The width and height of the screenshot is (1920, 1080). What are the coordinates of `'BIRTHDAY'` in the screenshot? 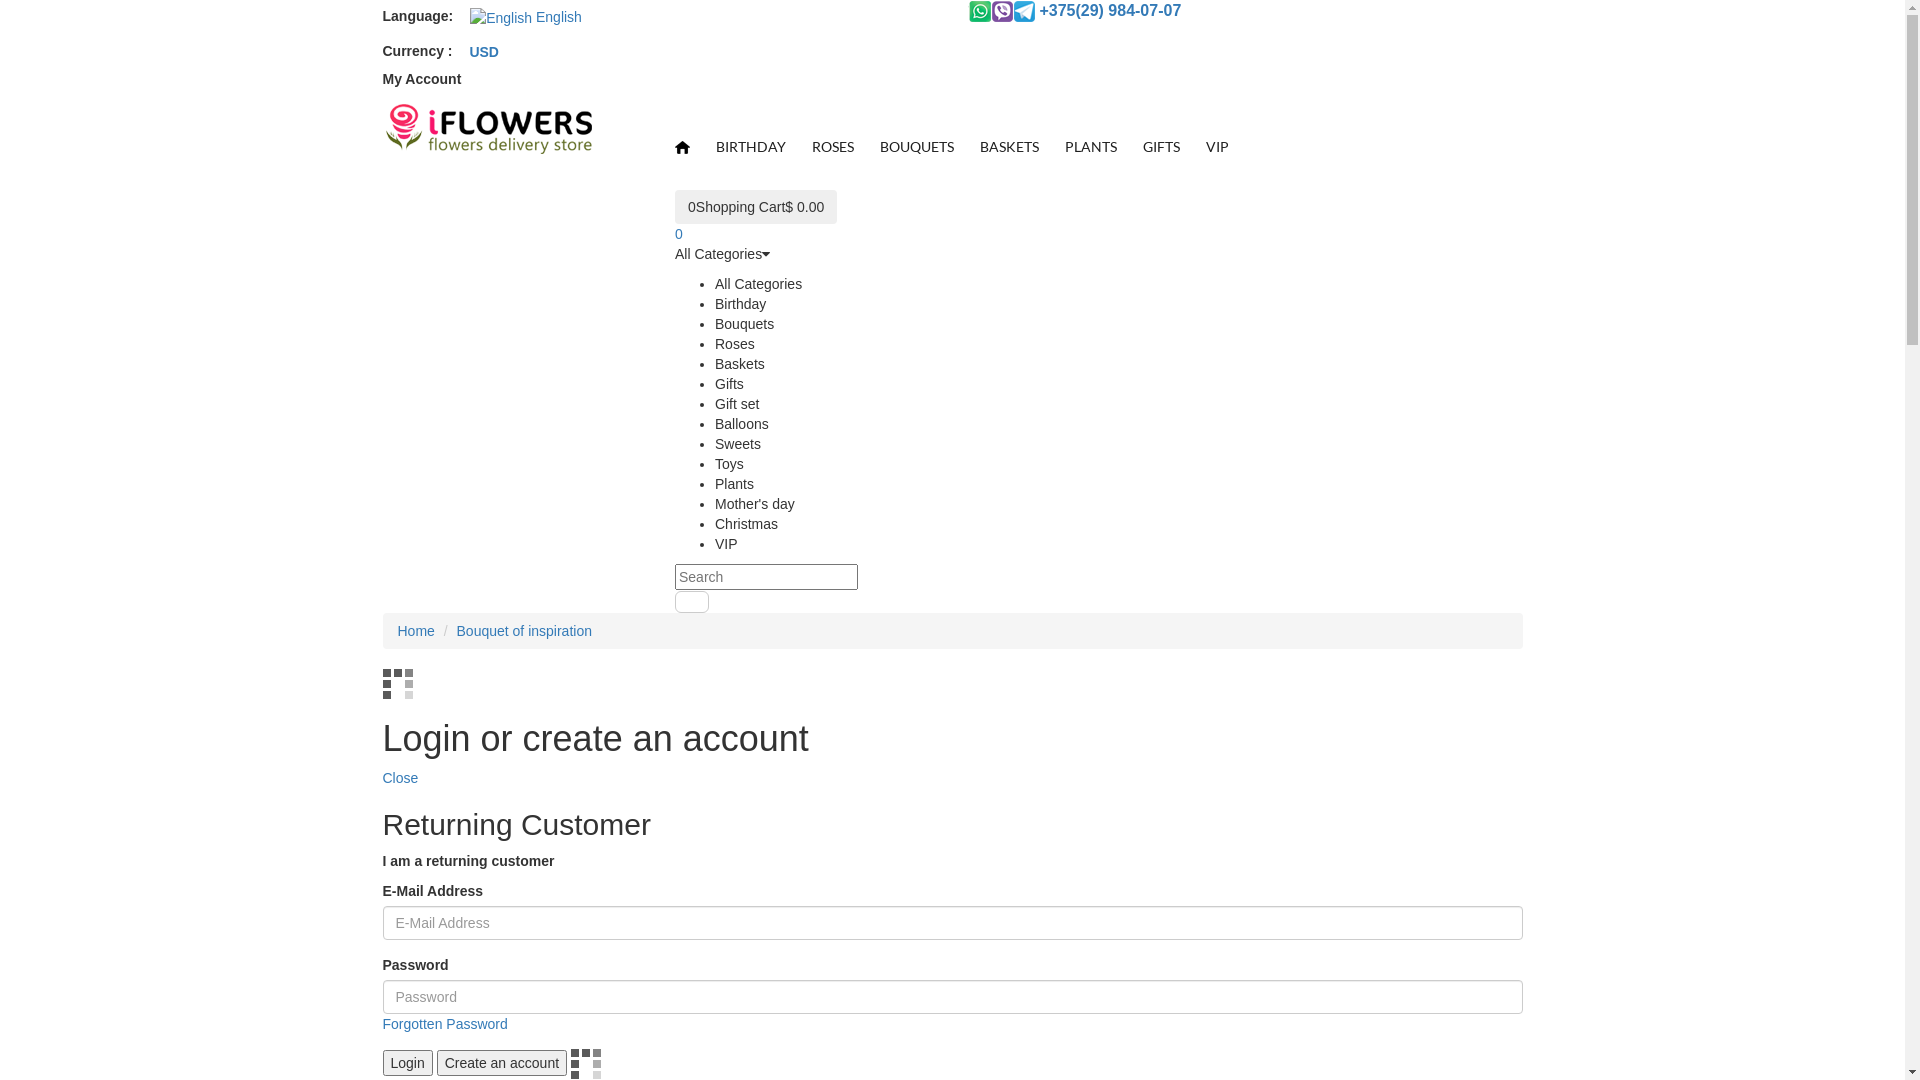 It's located at (702, 145).